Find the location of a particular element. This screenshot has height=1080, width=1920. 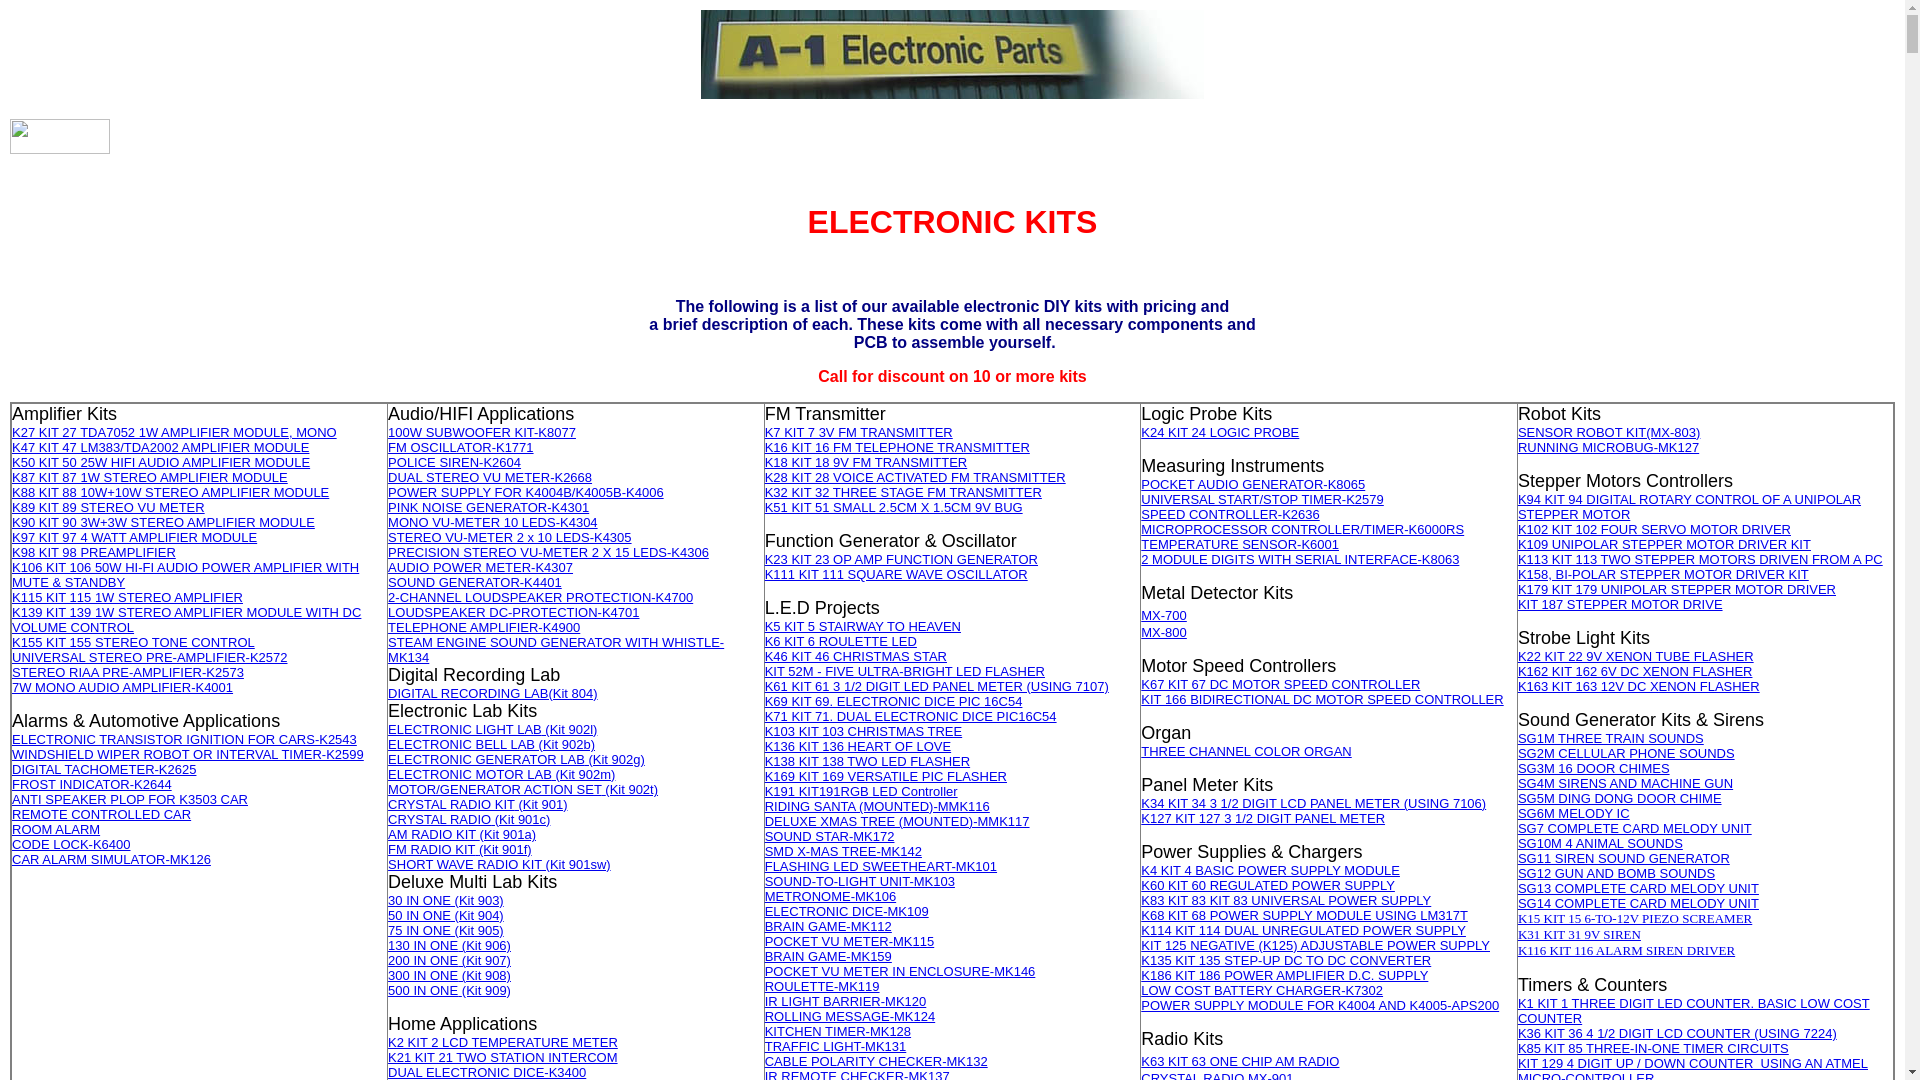

'2 MODULE DIGITS WITH SERIAL INTERFACE-K8063' is located at coordinates (1300, 559).